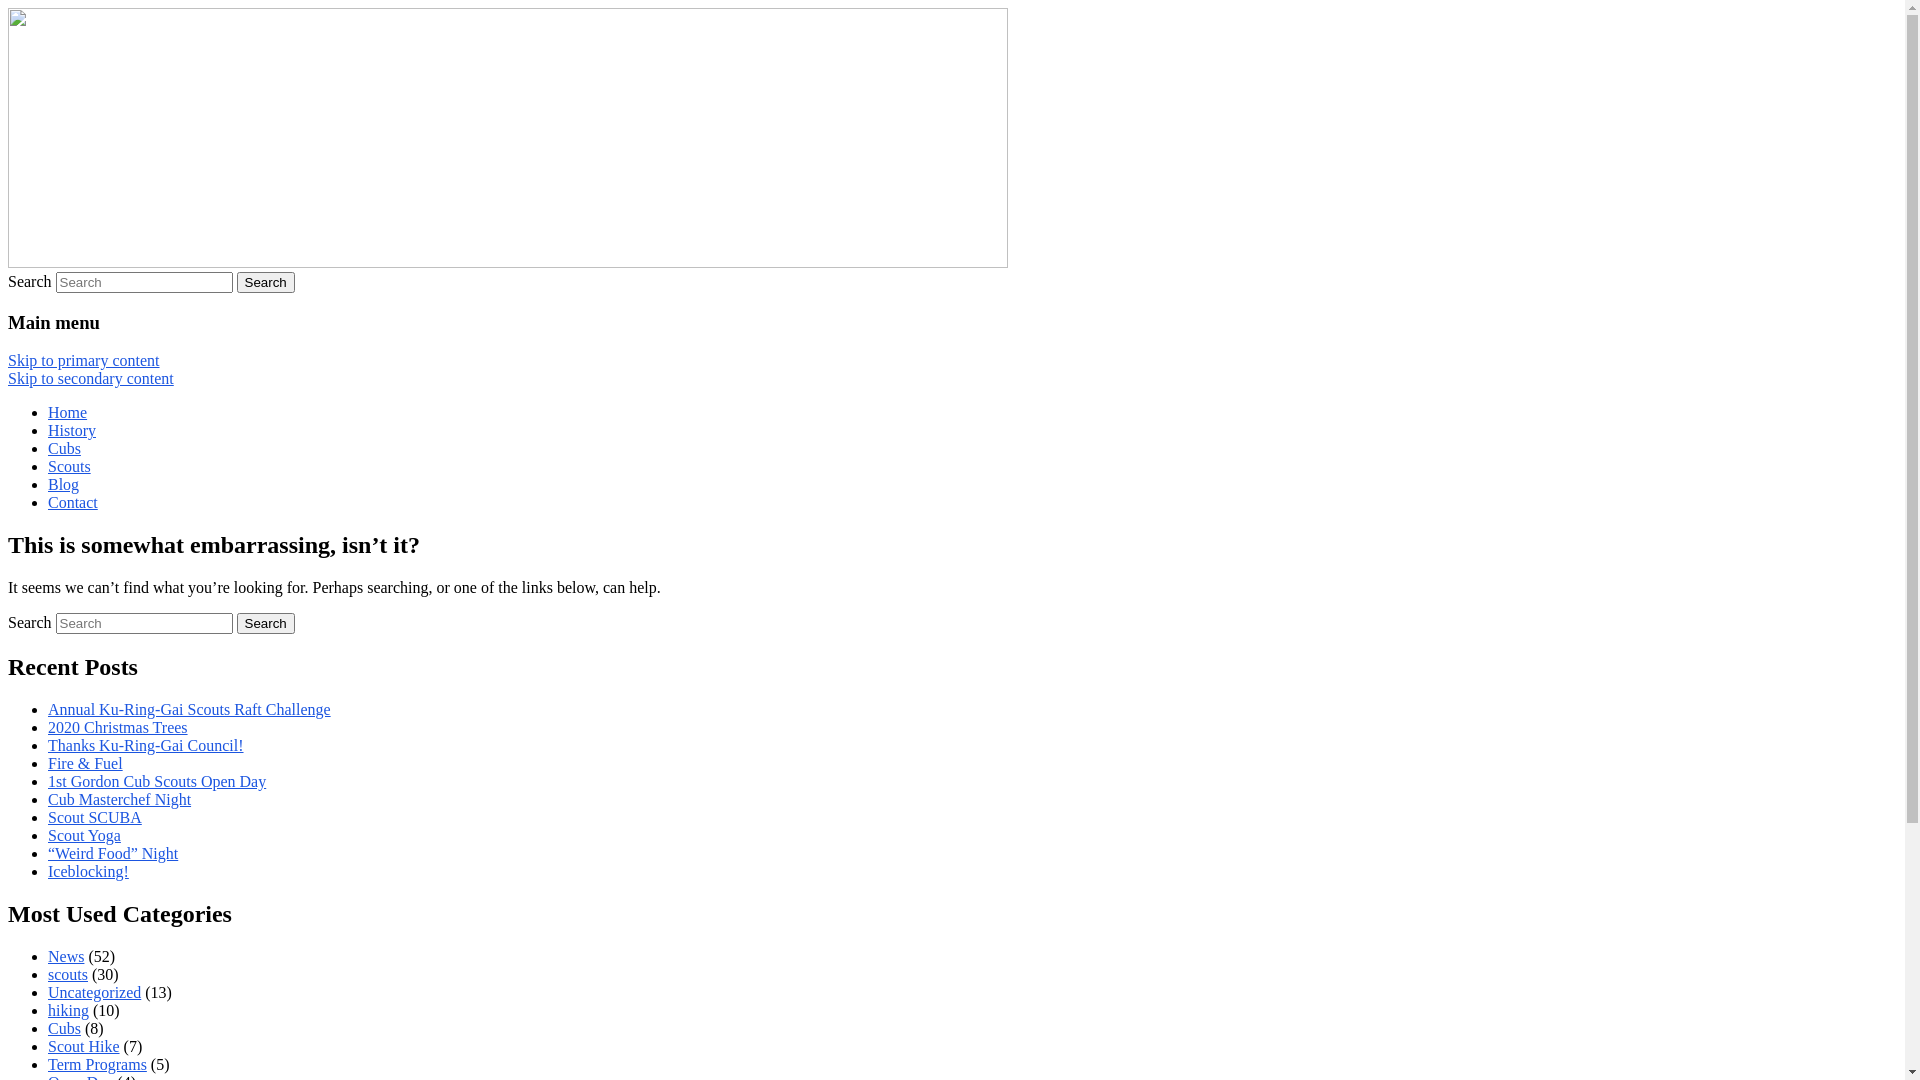  Describe the element at coordinates (82, 360) in the screenshot. I see `'Skip to primary content'` at that location.